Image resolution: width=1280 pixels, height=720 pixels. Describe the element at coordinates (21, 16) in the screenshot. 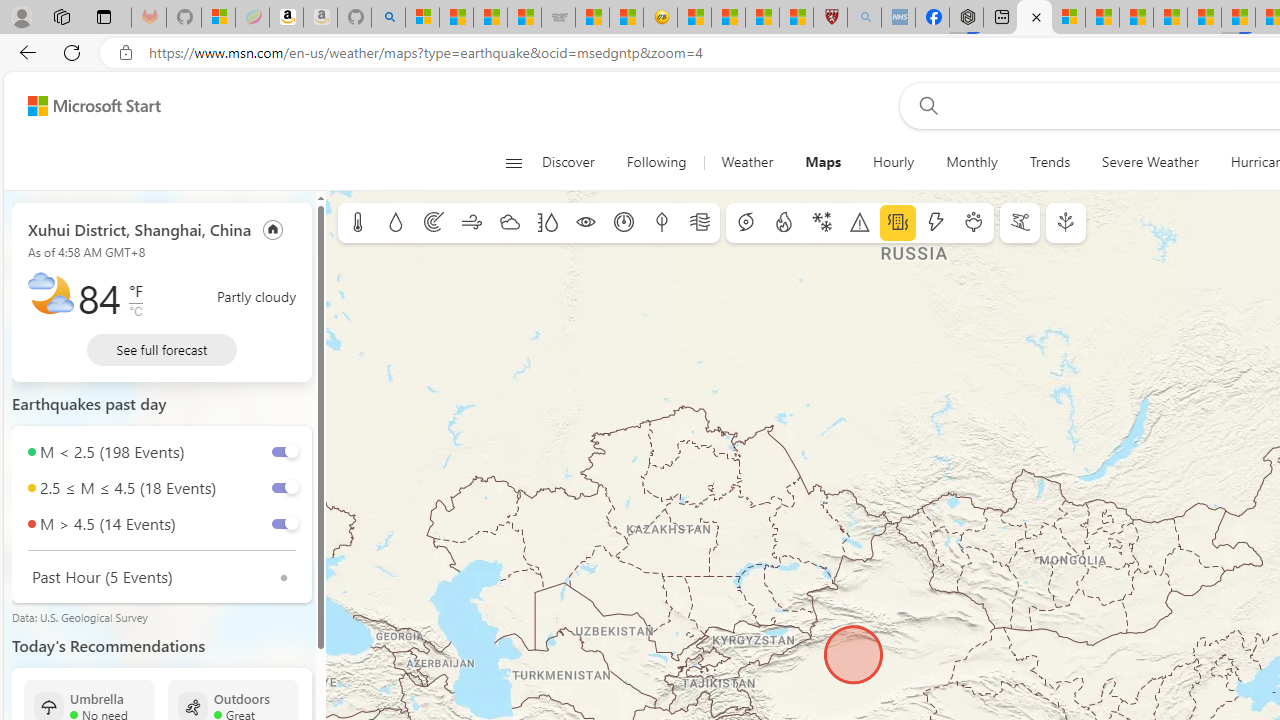

I see `'Personal Profile'` at that location.